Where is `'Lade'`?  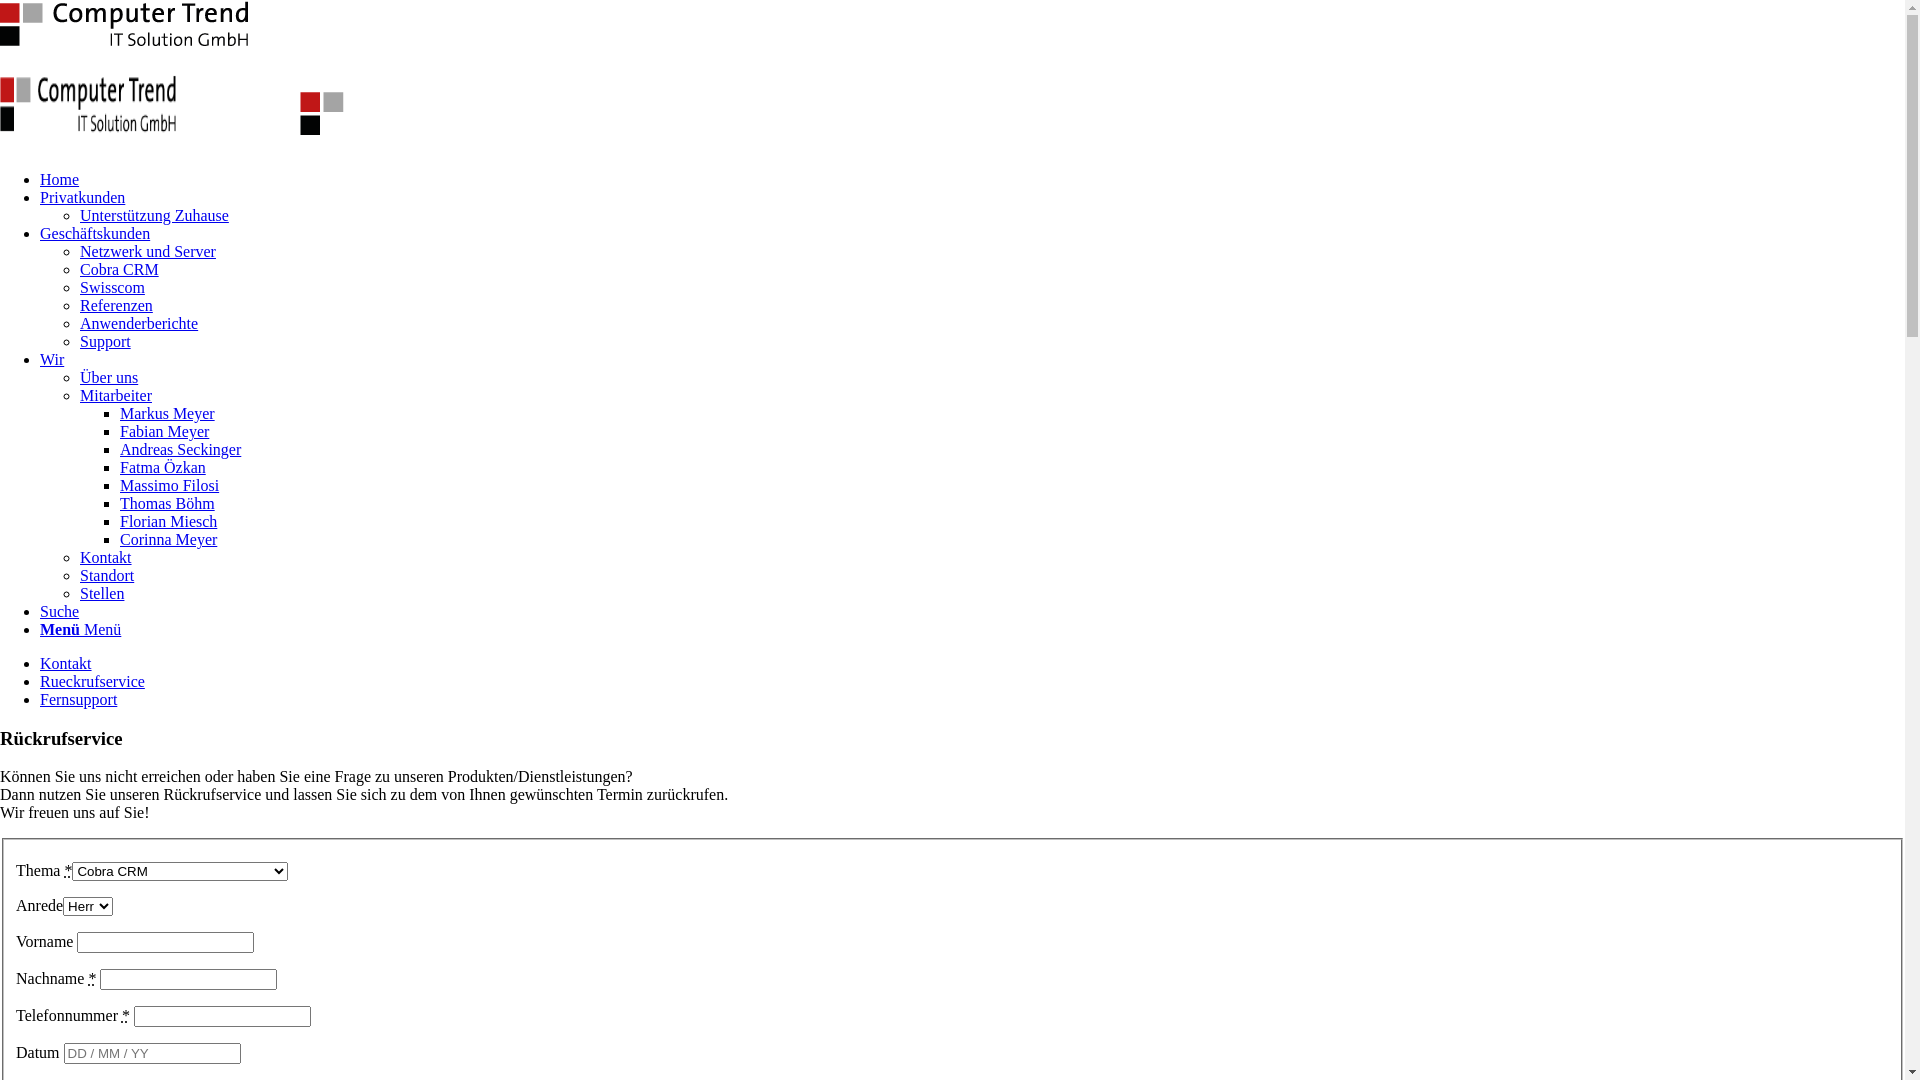 'Lade' is located at coordinates (123, 23).